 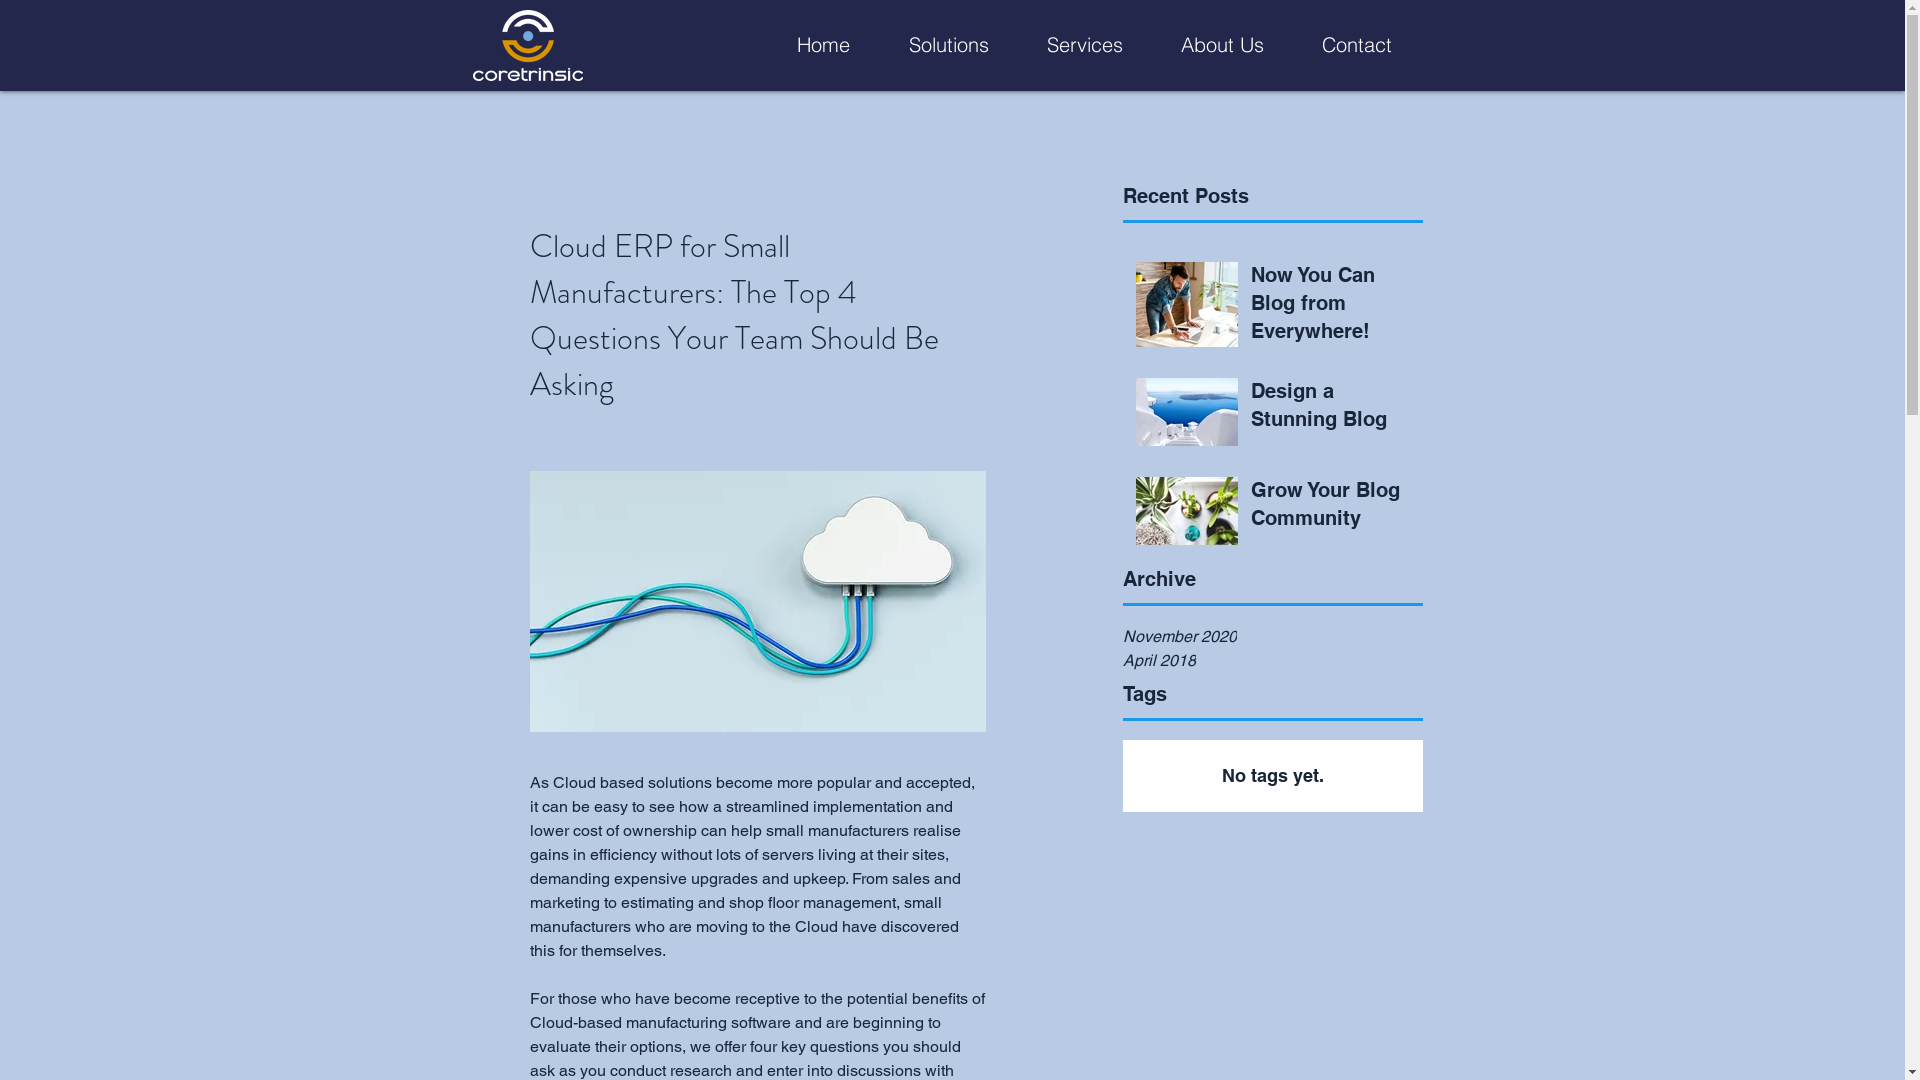 I want to click on 'About Us', so click(x=1207, y=45).